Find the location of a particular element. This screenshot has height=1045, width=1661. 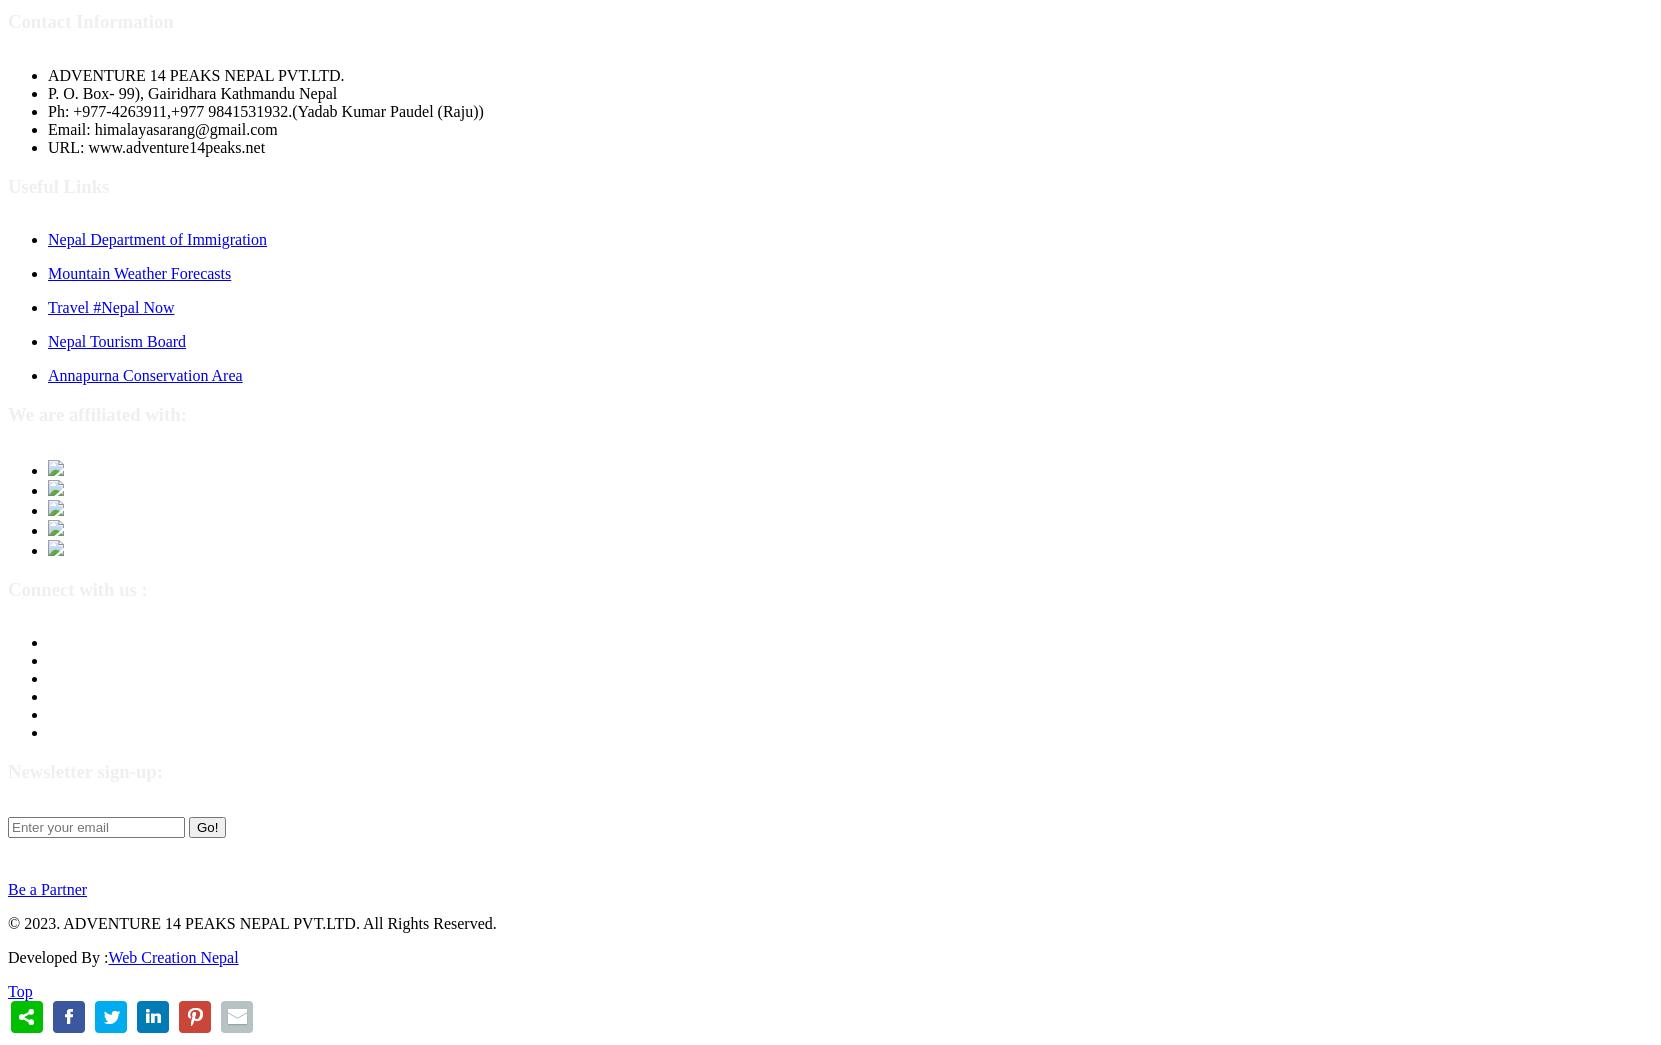

'Mountain Weather Forecasts' is located at coordinates (139, 272).